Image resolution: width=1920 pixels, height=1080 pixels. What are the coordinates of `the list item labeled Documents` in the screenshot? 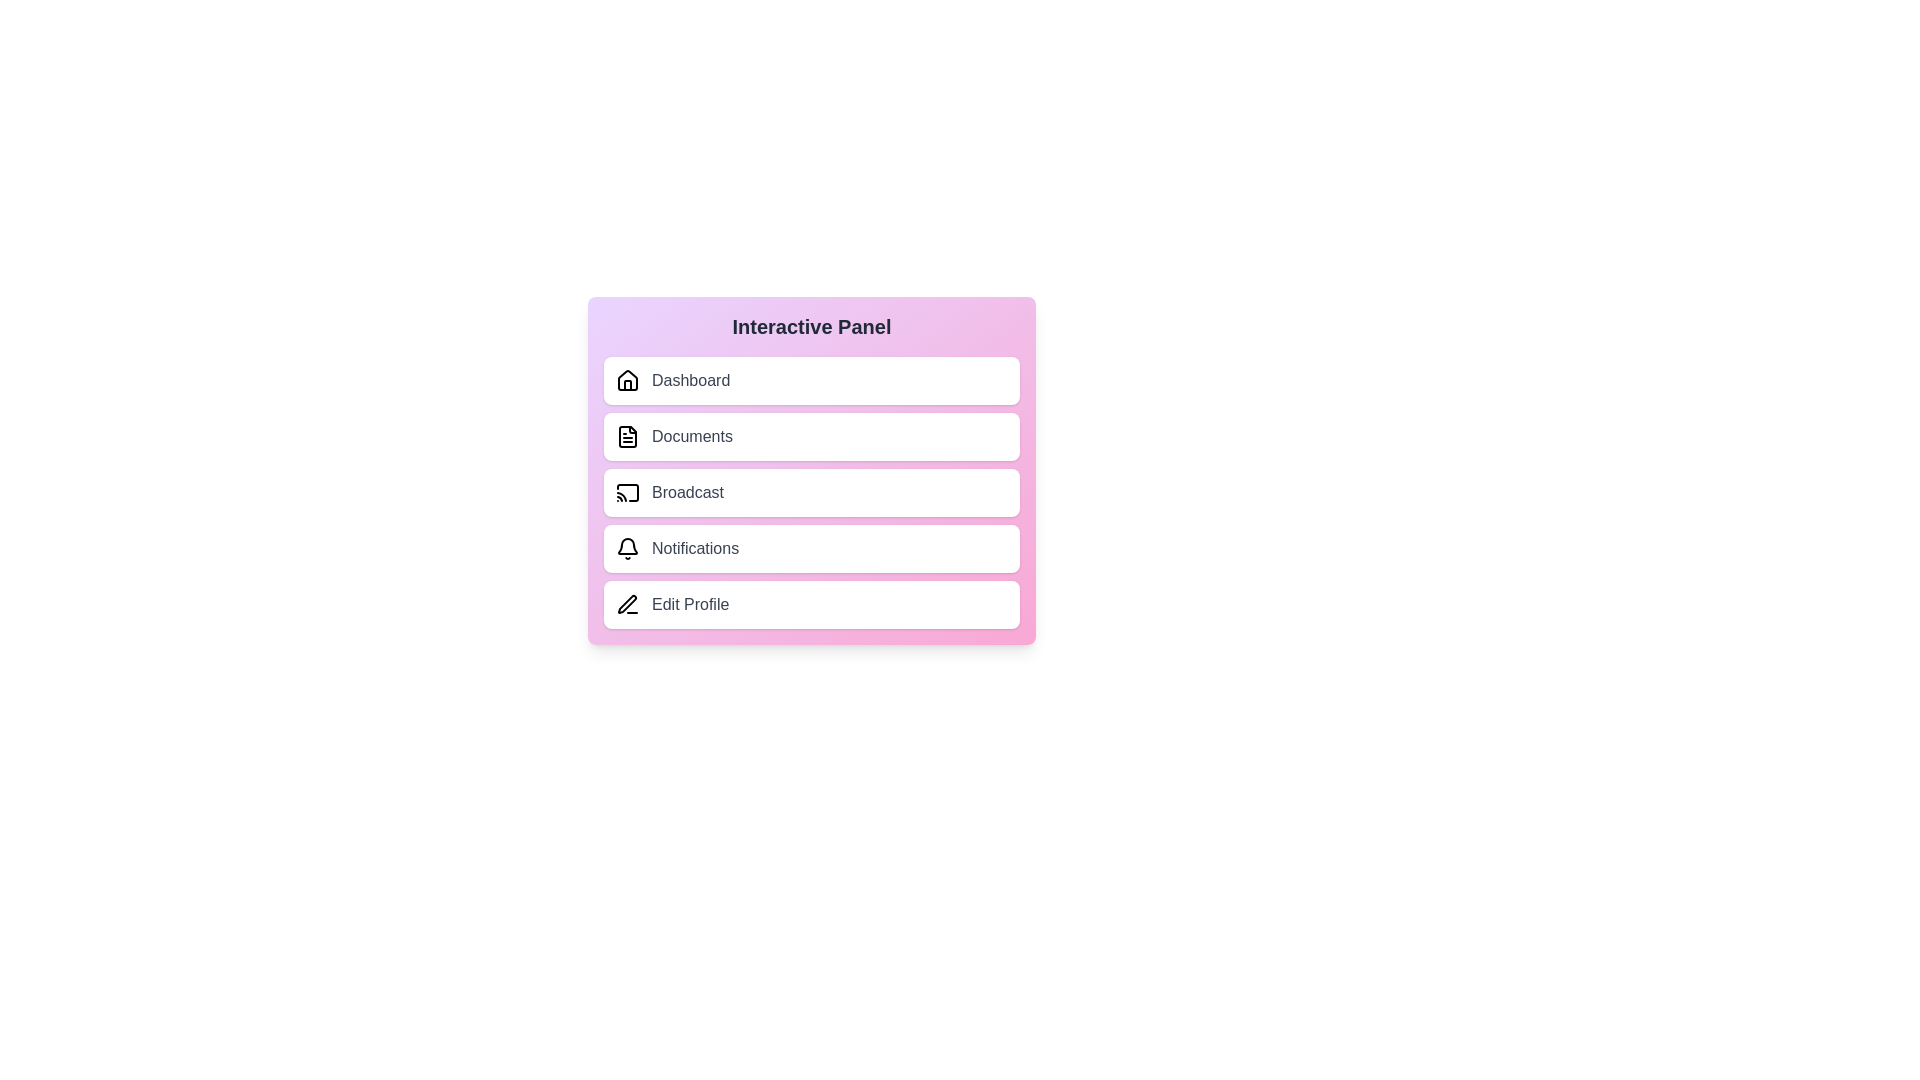 It's located at (811, 435).